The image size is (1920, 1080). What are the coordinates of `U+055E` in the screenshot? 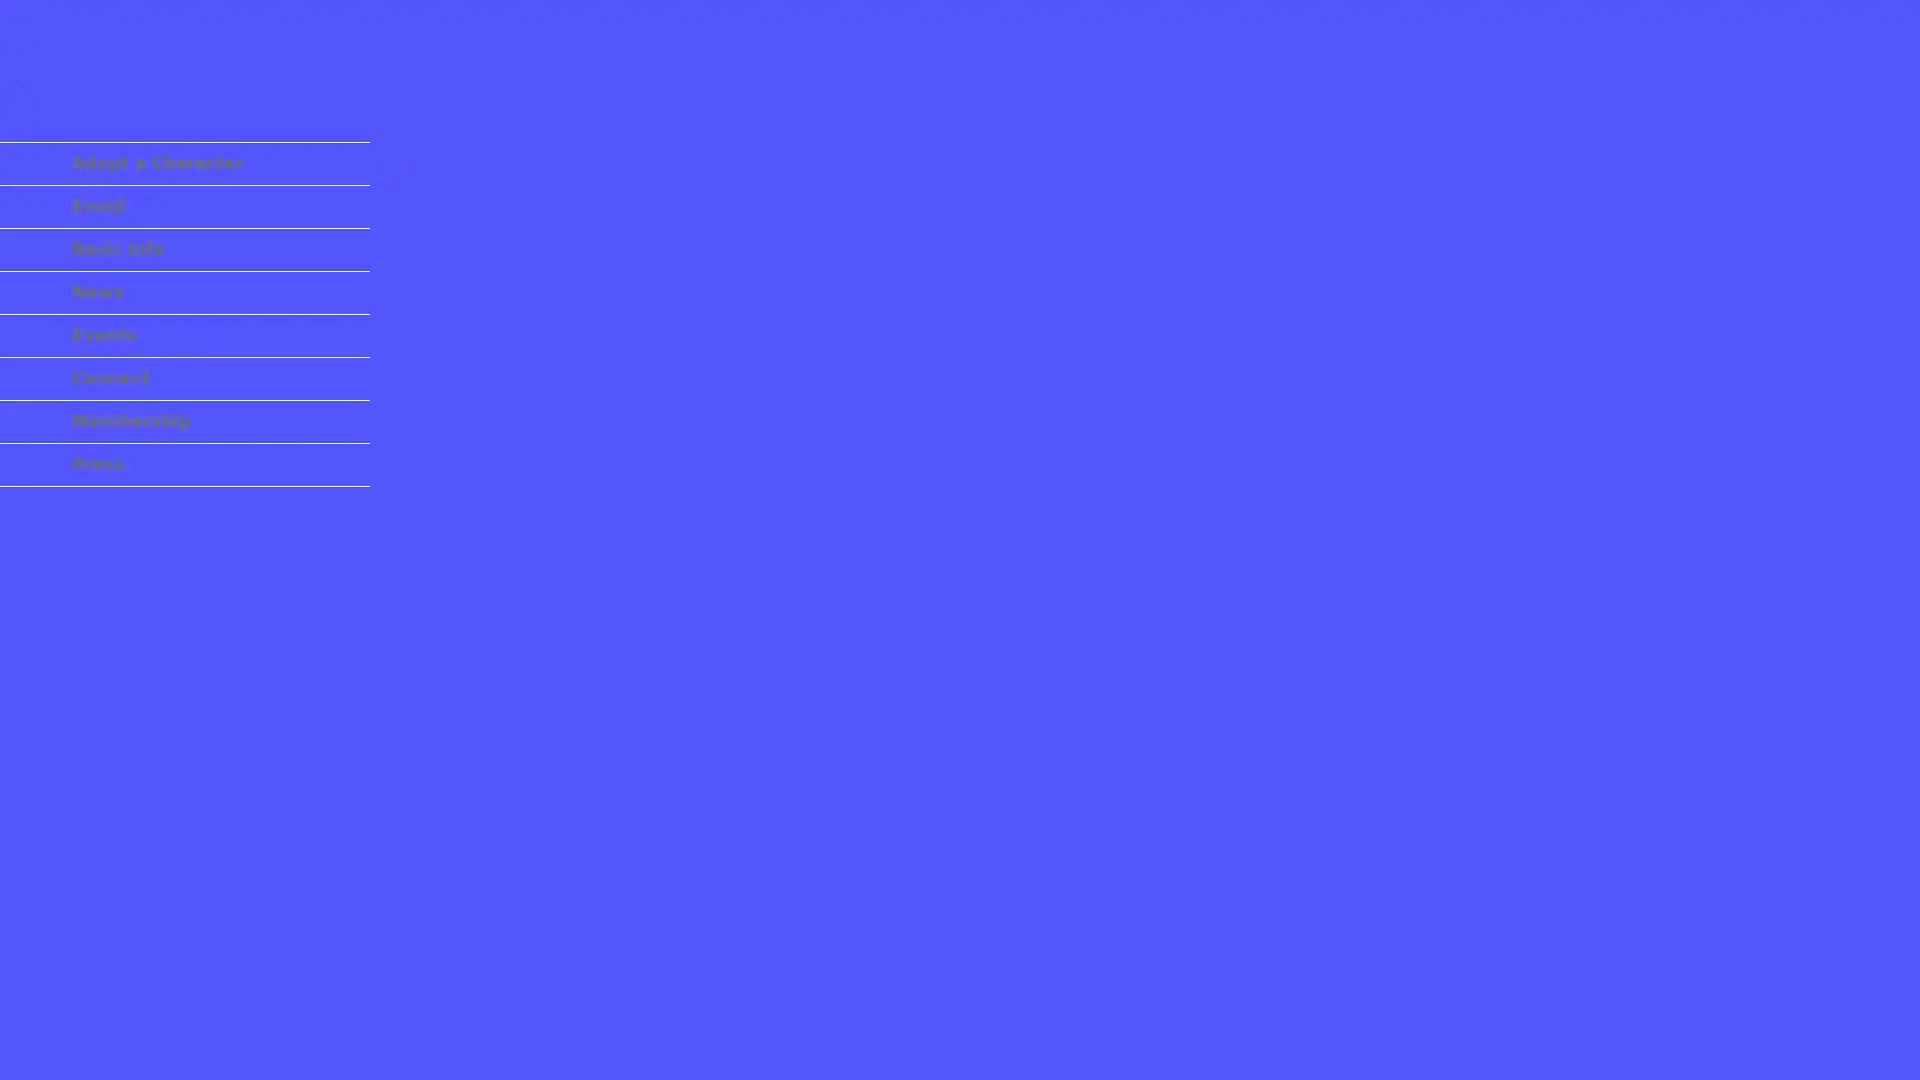 It's located at (1691, 226).